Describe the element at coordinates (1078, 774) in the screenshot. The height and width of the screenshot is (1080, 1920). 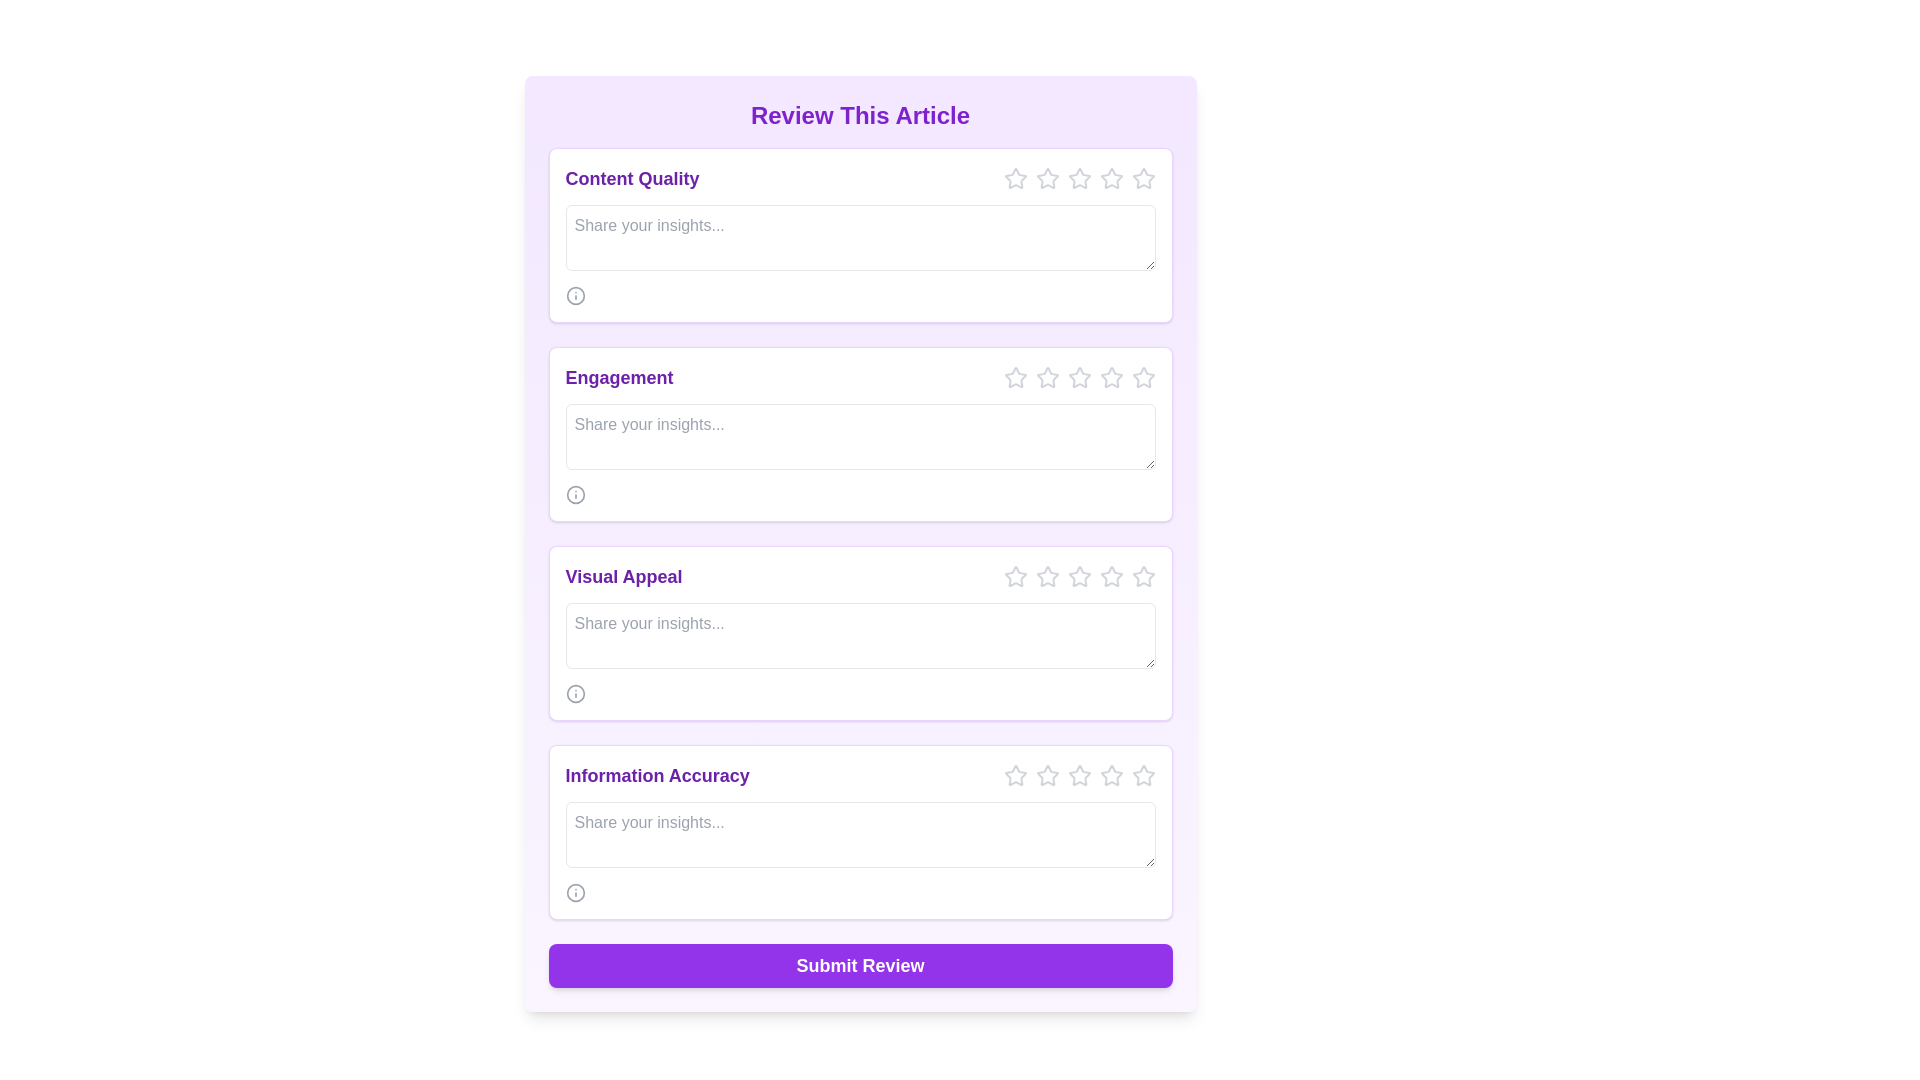
I see `the third star icon in the 'Information Accuracy' section` at that location.